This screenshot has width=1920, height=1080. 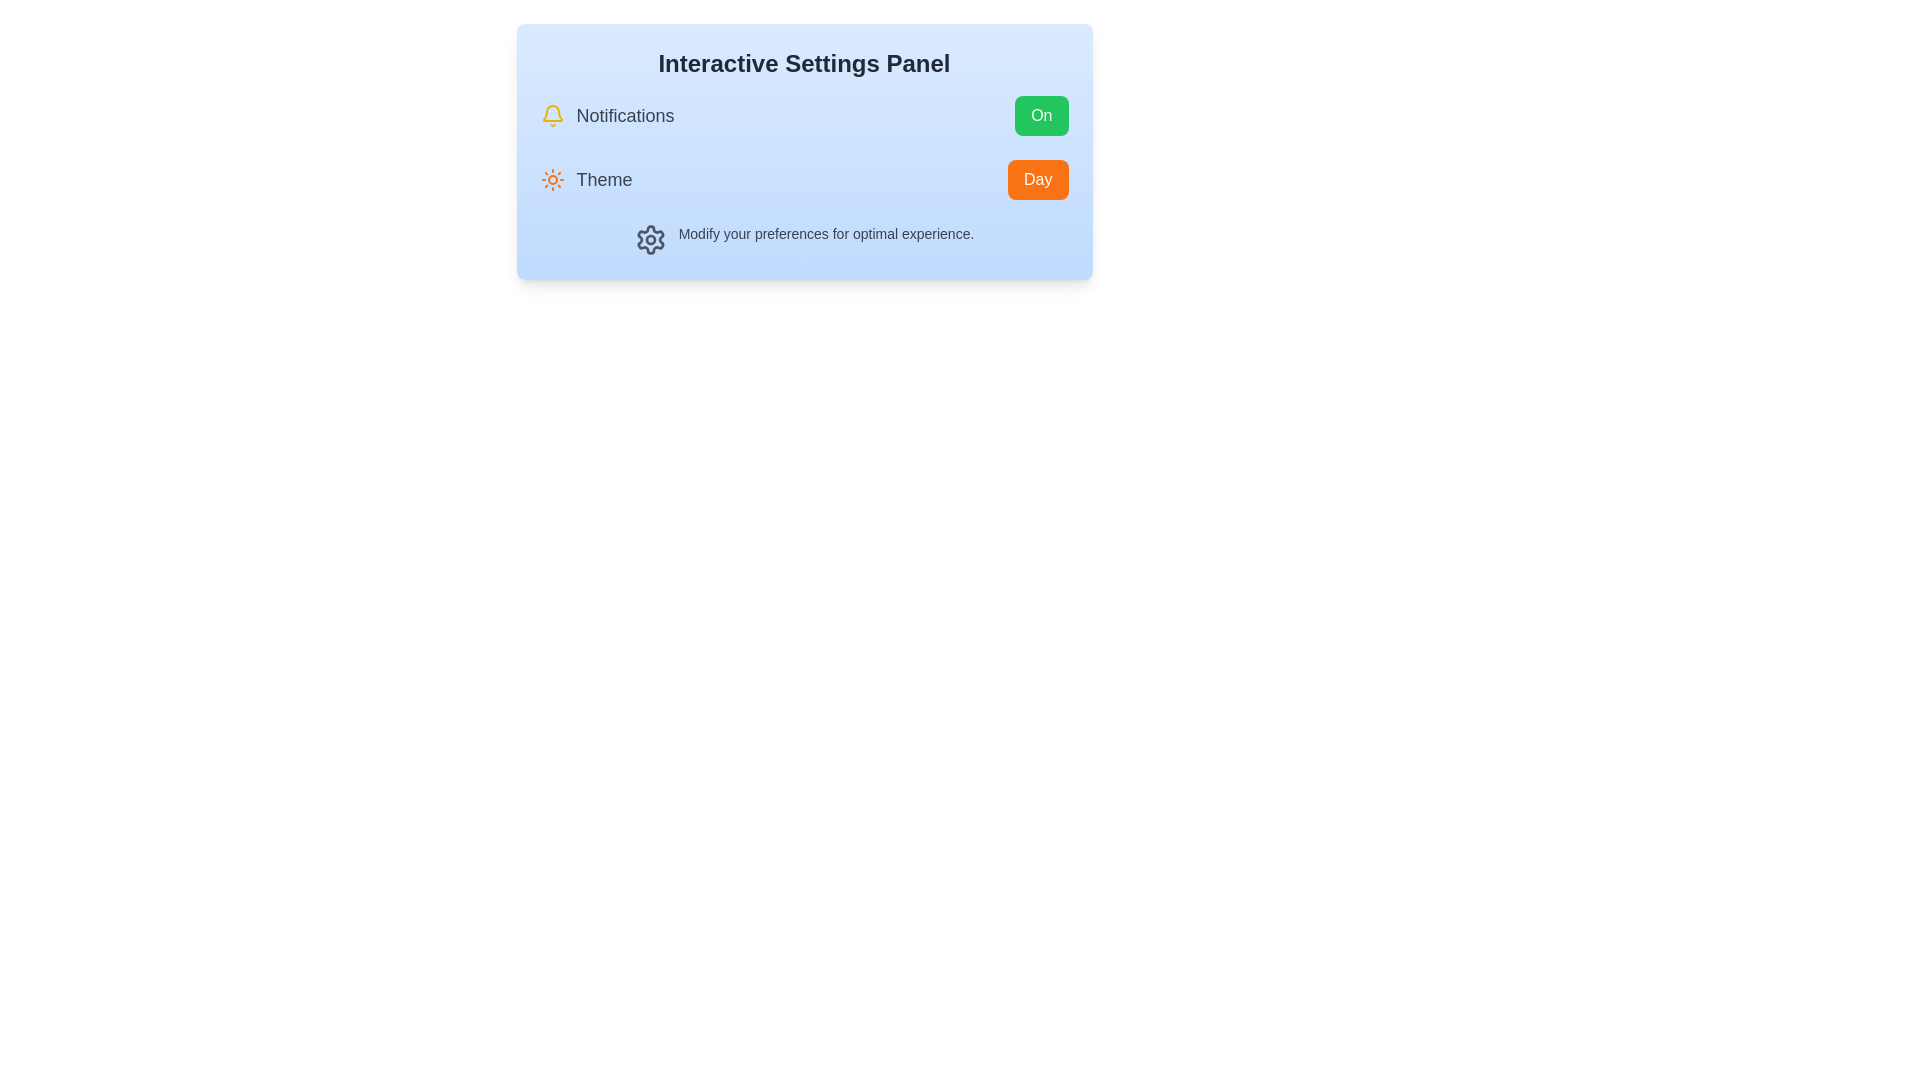 I want to click on the 'Notifications' toggle button, so click(x=1040, y=115).